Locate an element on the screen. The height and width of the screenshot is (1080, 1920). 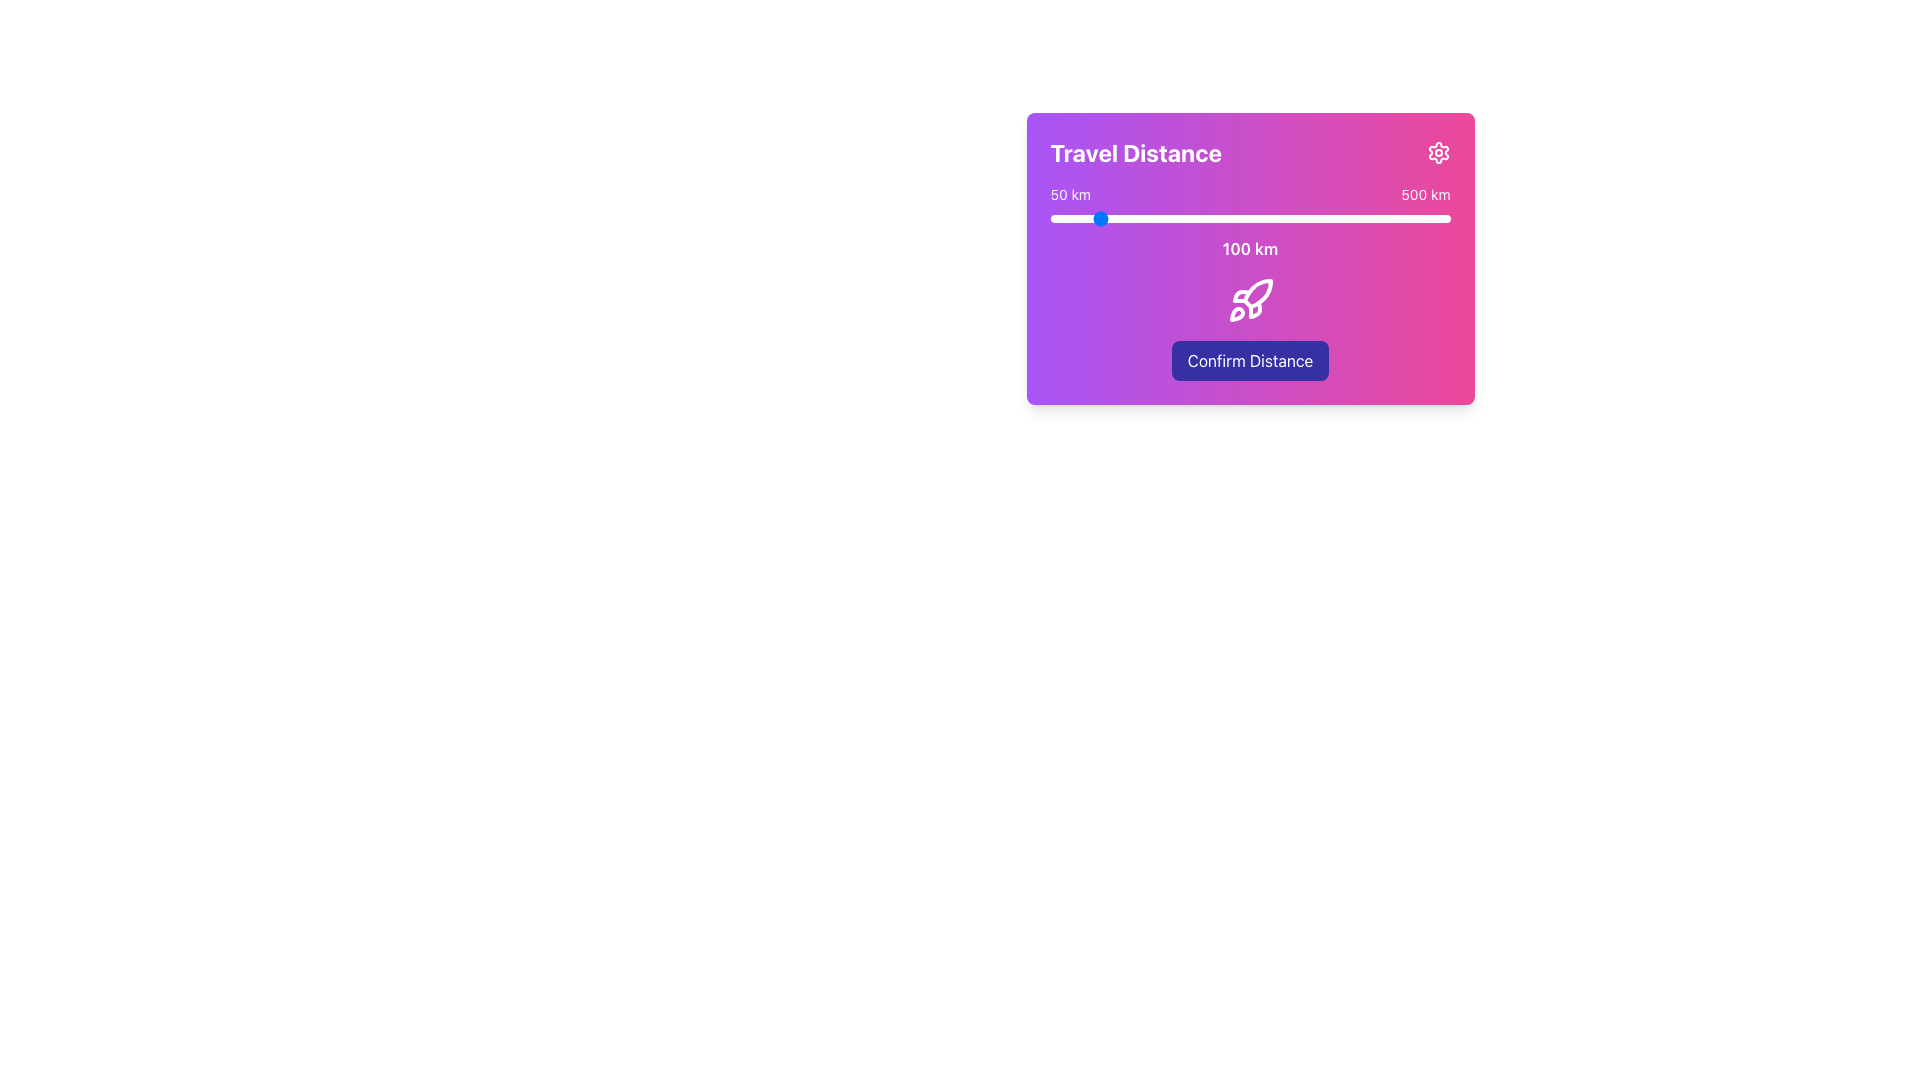
the static text label indicating 'Travel Distance', which serves as a header for the section is located at coordinates (1136, 152).